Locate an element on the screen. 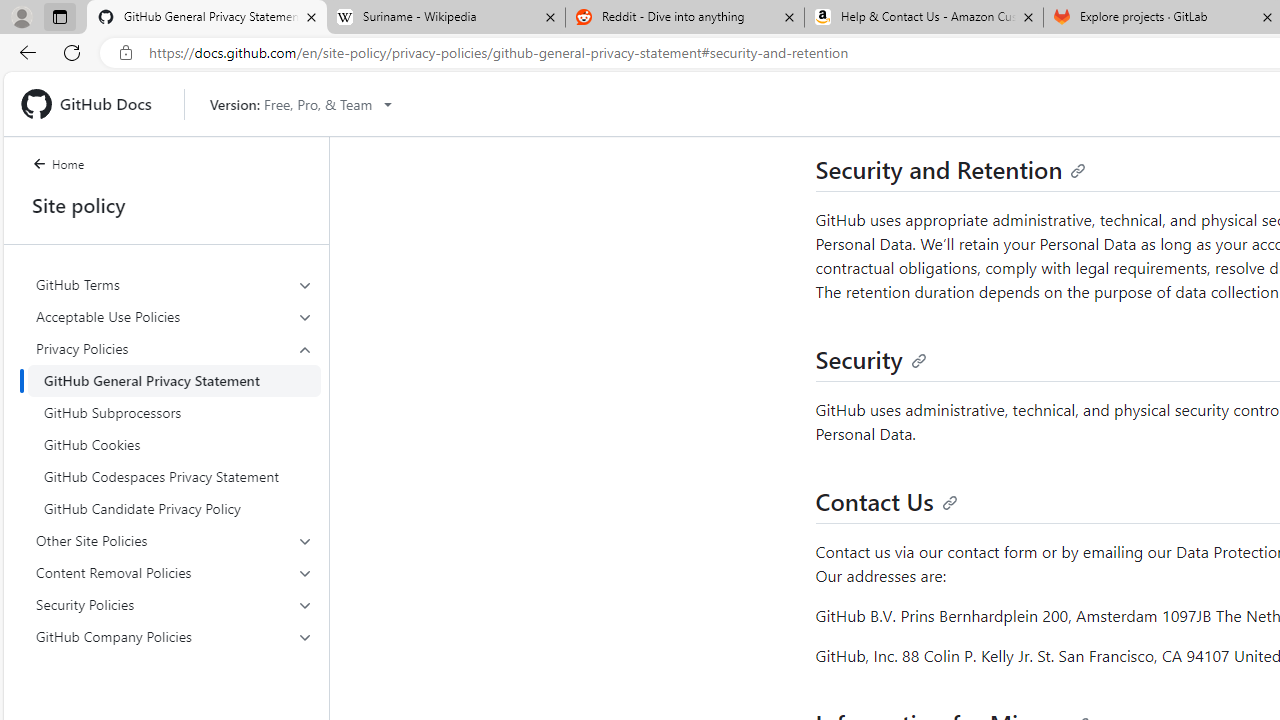 The image size is (1280, 720). 'Other Site Policies' is located at coordinates (174, 541).